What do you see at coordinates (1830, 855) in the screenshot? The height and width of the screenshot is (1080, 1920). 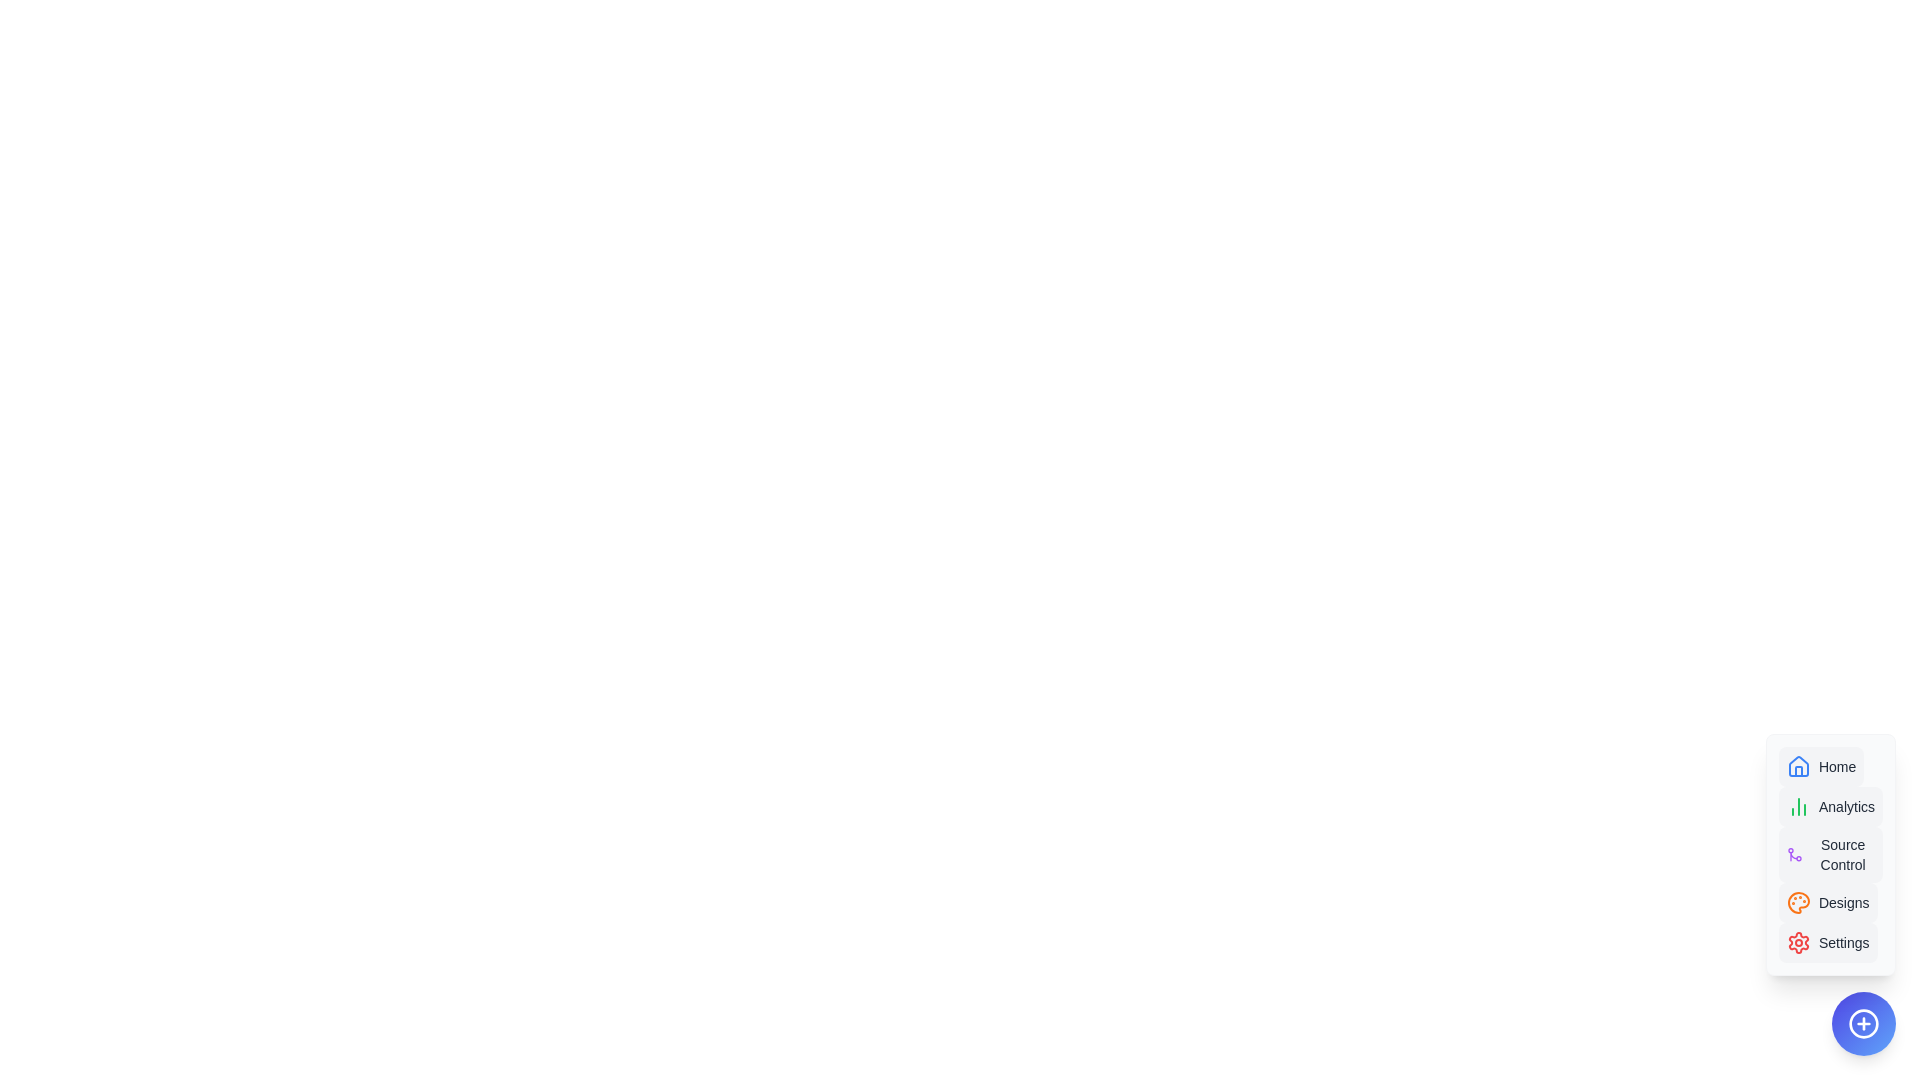 I see `the option Source Control from the speed dial menu` at bounding box center [1830, 855].